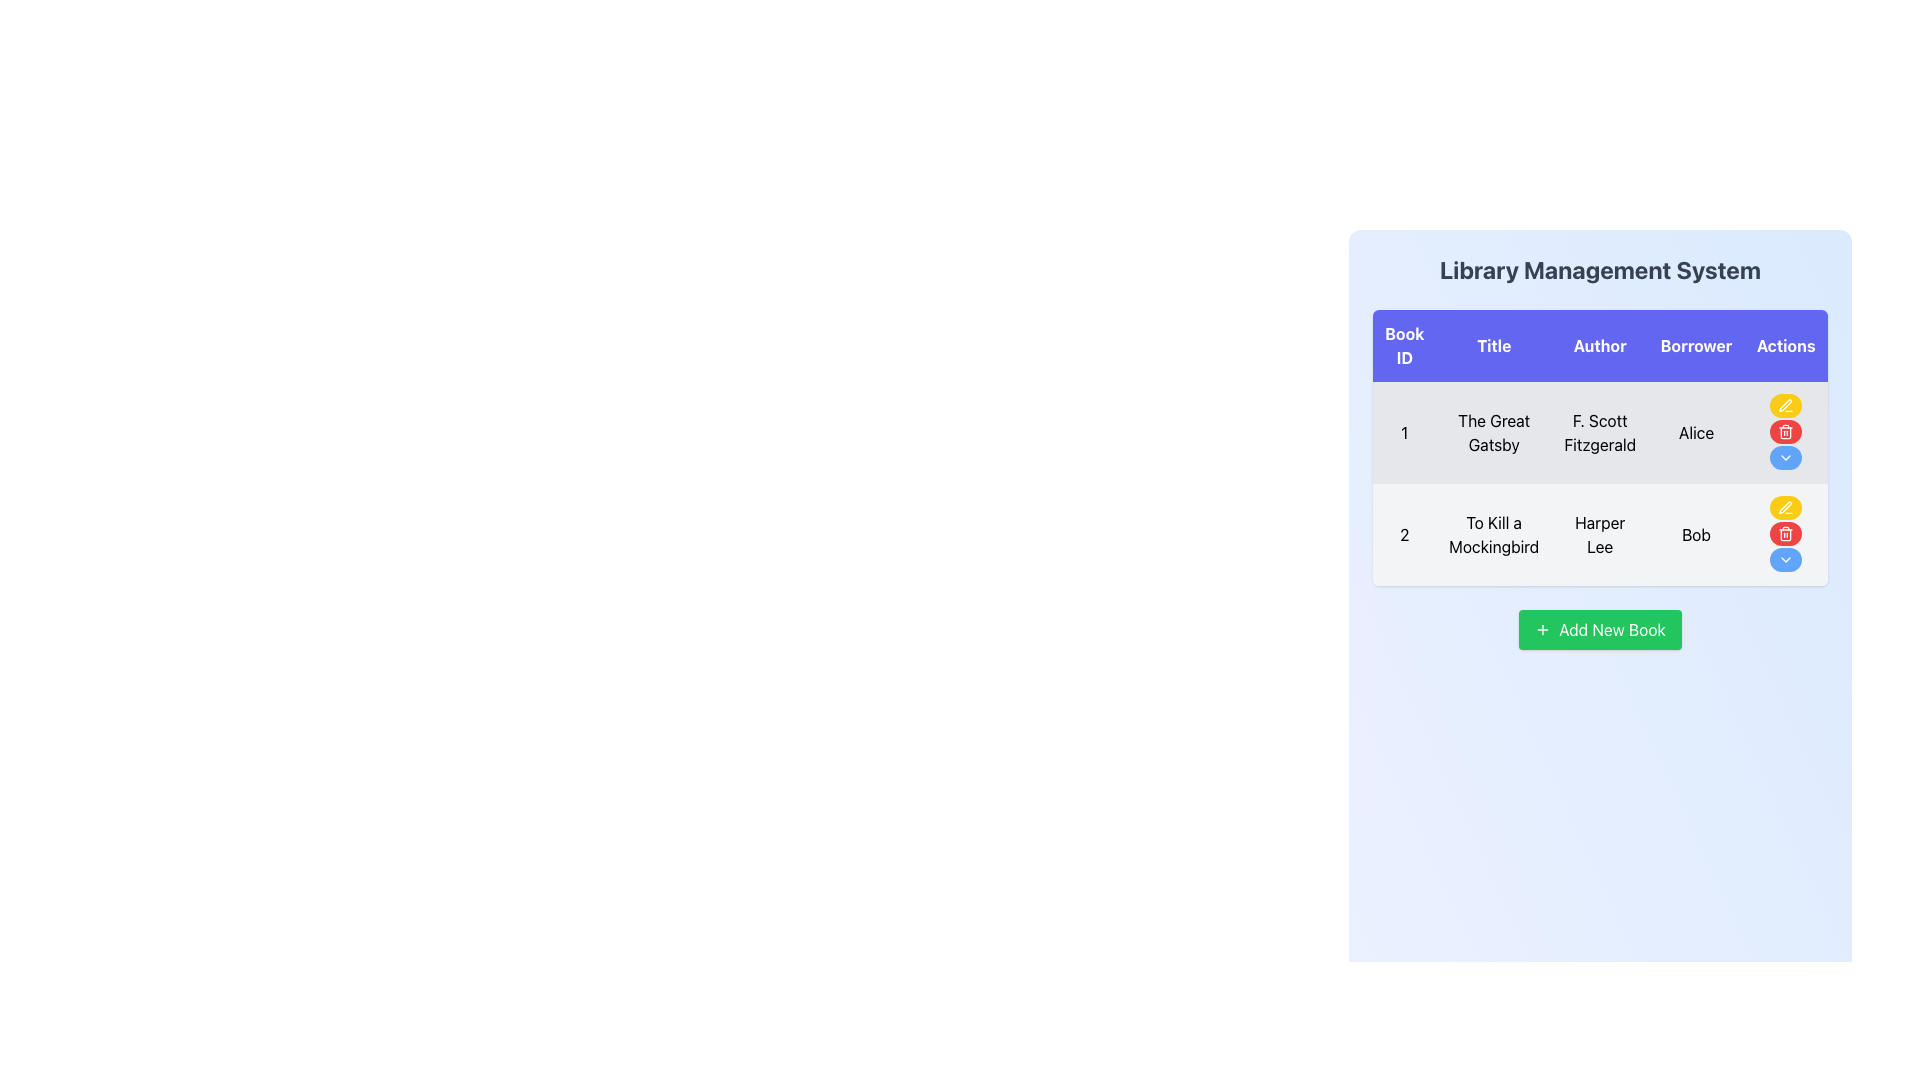 This screenshot has width=1920, height=1080. I want to click on the edit icon button in the 'Actions' column of the first row for 'The Great Gatsby', so click(1786, 405).